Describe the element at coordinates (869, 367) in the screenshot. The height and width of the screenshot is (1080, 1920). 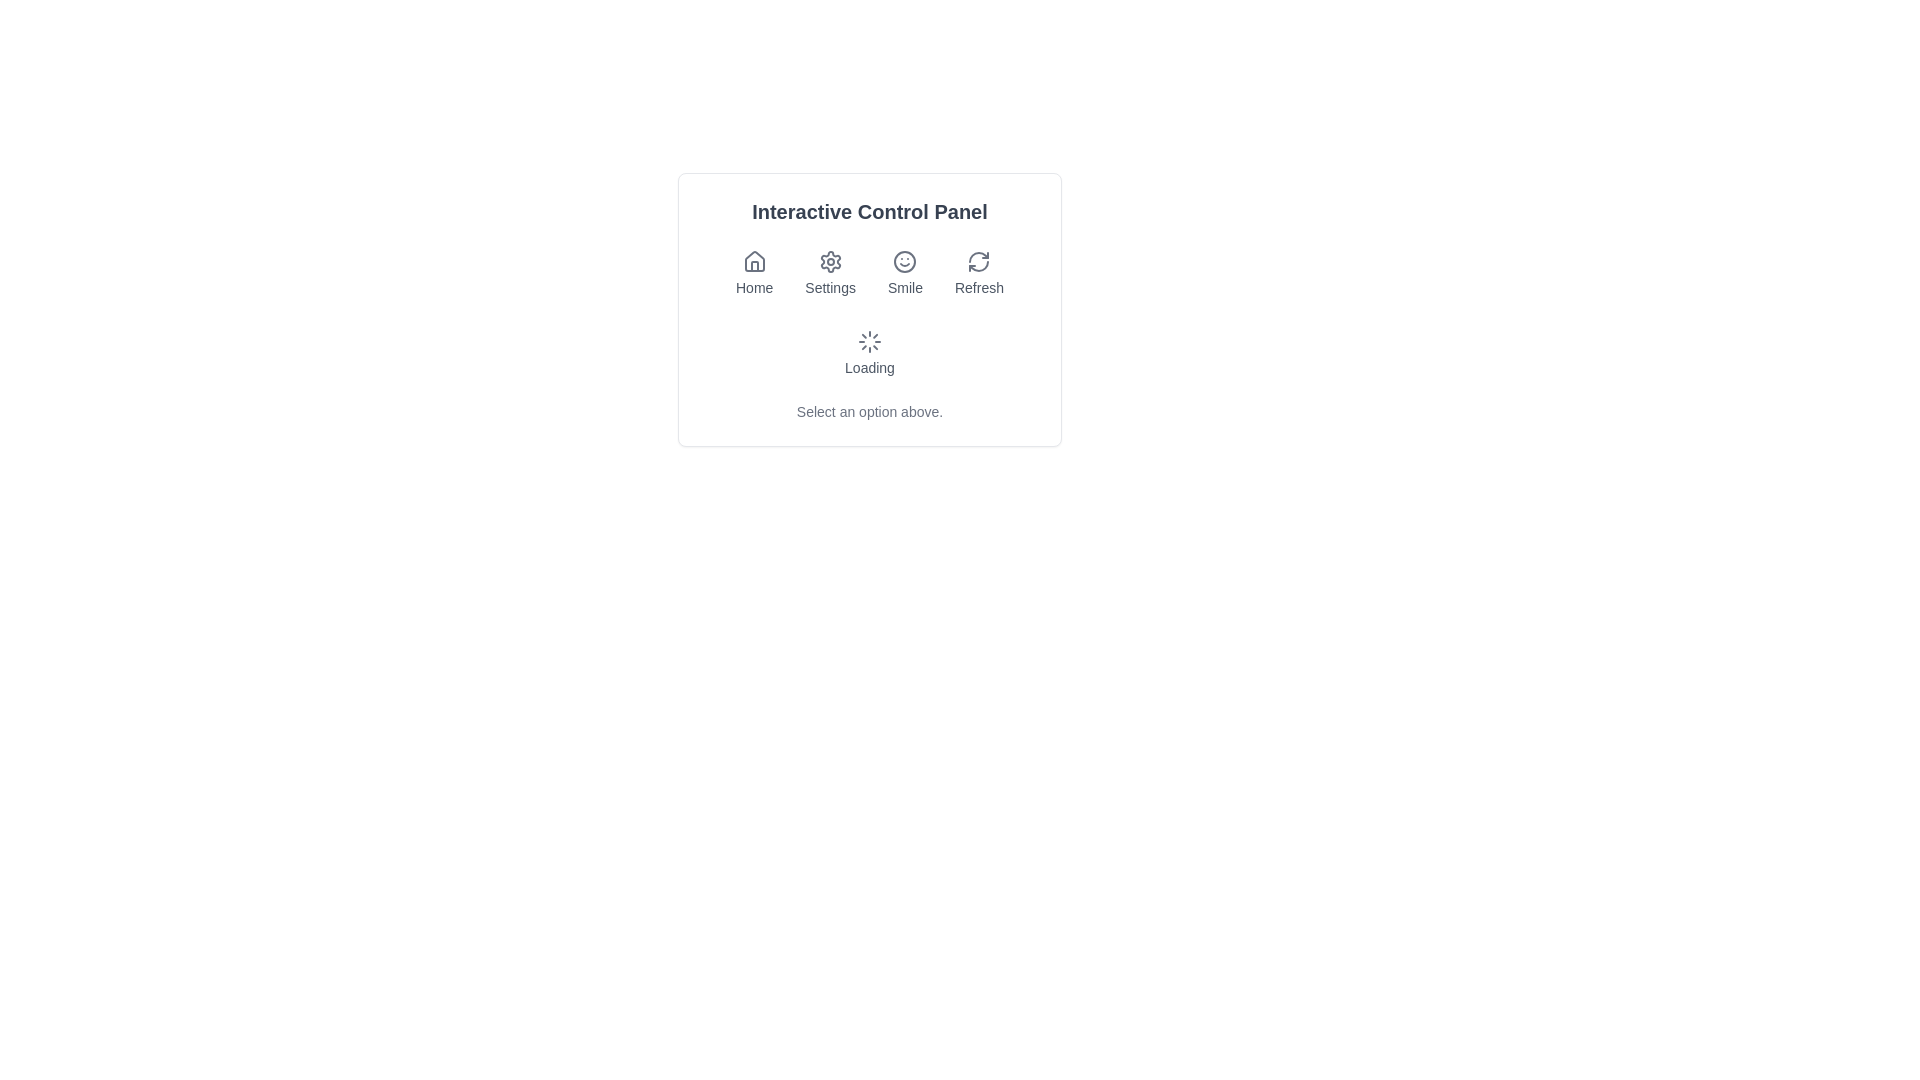
I see `the 'Loading' text label, which informs users that a process is currently in progress, located beneath the spinner icon in the interactive control panel` at that location.